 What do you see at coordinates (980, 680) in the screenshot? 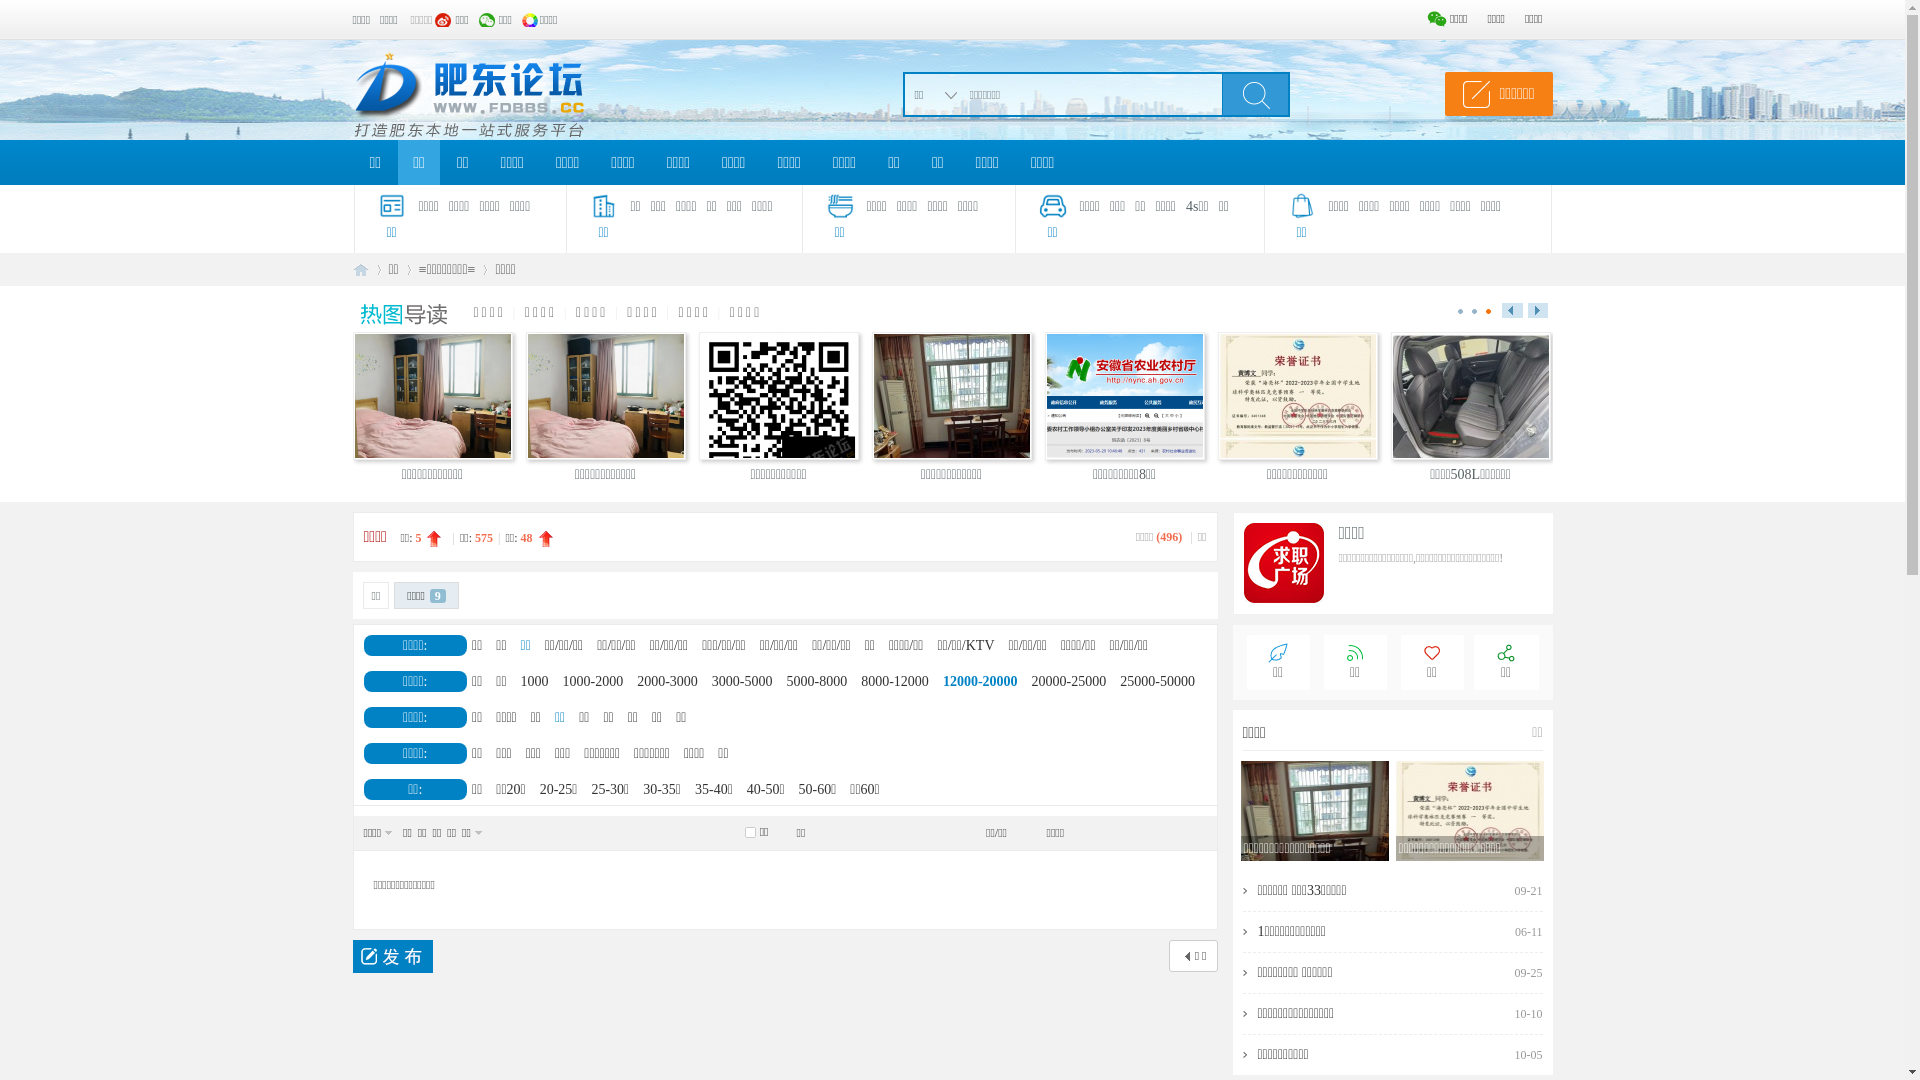
I see `'12000-20000'` at bounding box center [980, 680].